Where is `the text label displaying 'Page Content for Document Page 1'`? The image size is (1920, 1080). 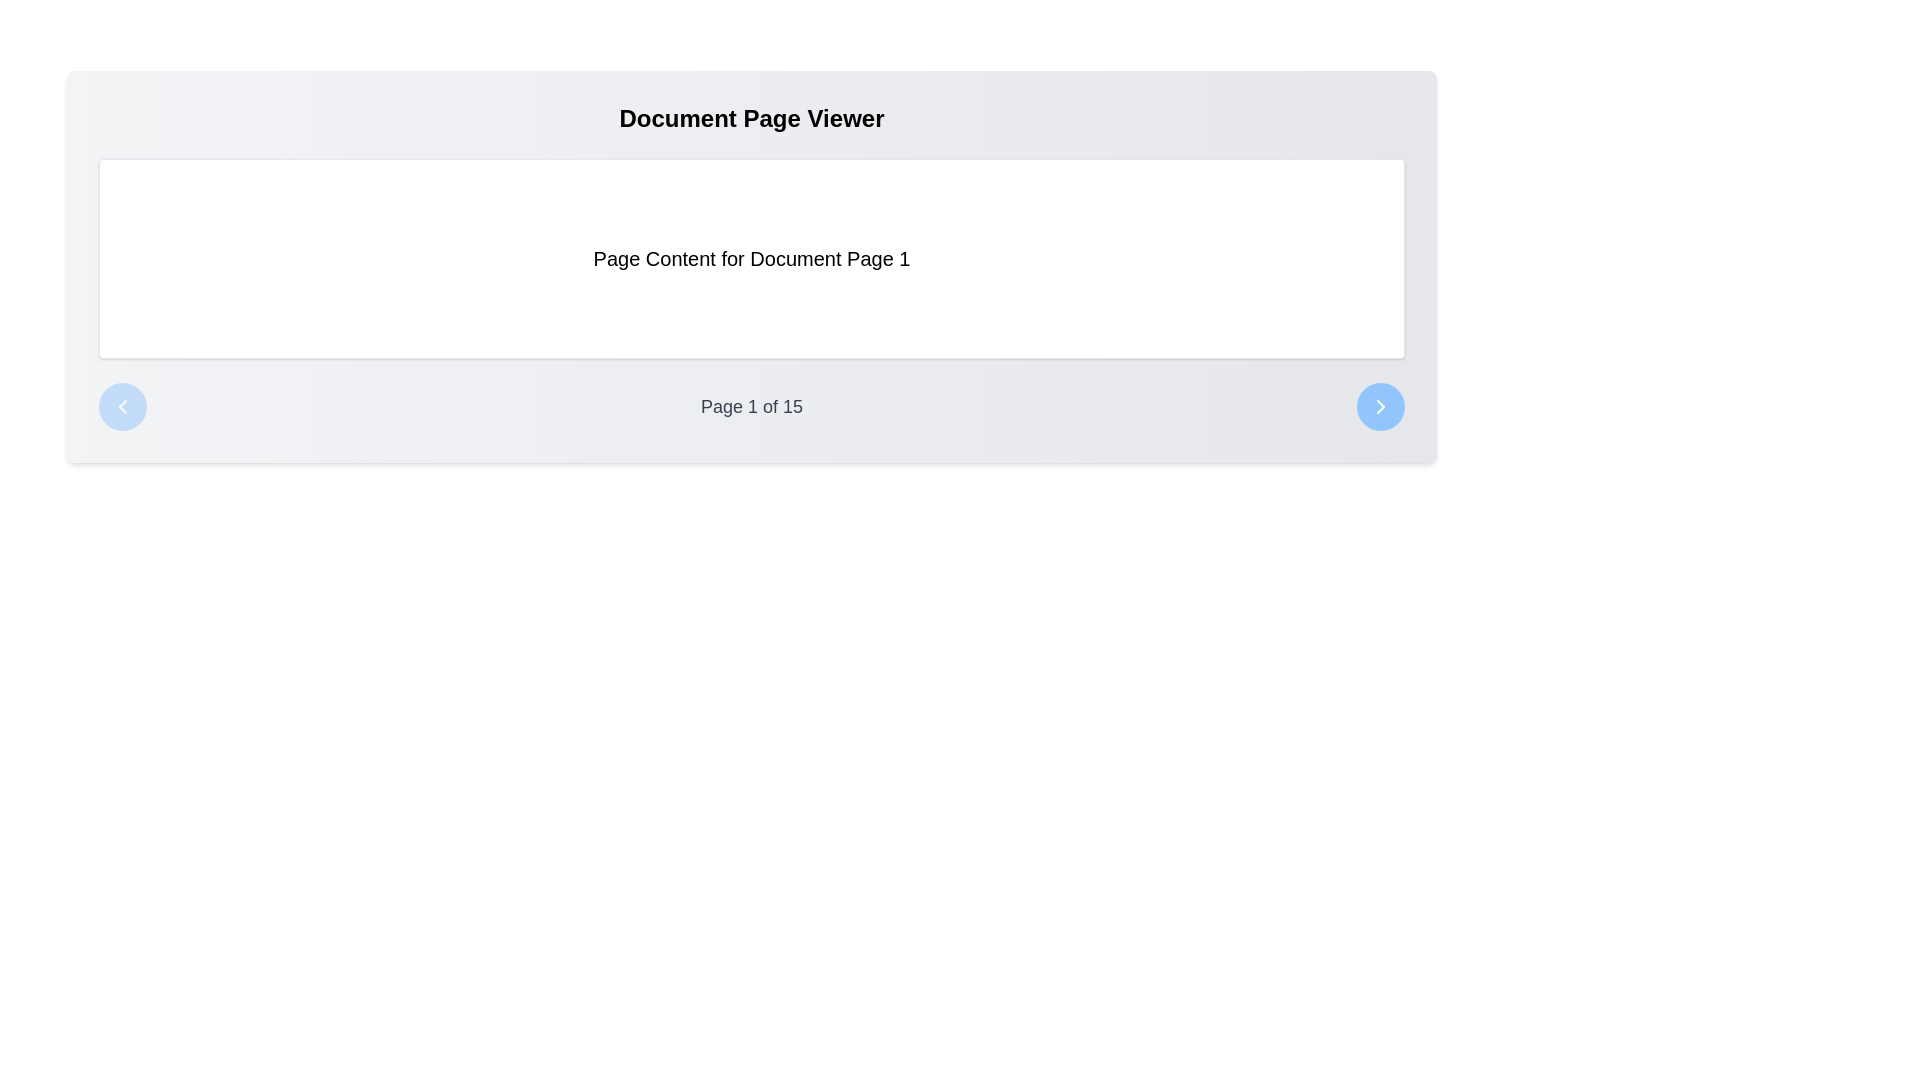 the text label displaying 'Page Content for Document Page 1' is located at coordinates (751, 257).